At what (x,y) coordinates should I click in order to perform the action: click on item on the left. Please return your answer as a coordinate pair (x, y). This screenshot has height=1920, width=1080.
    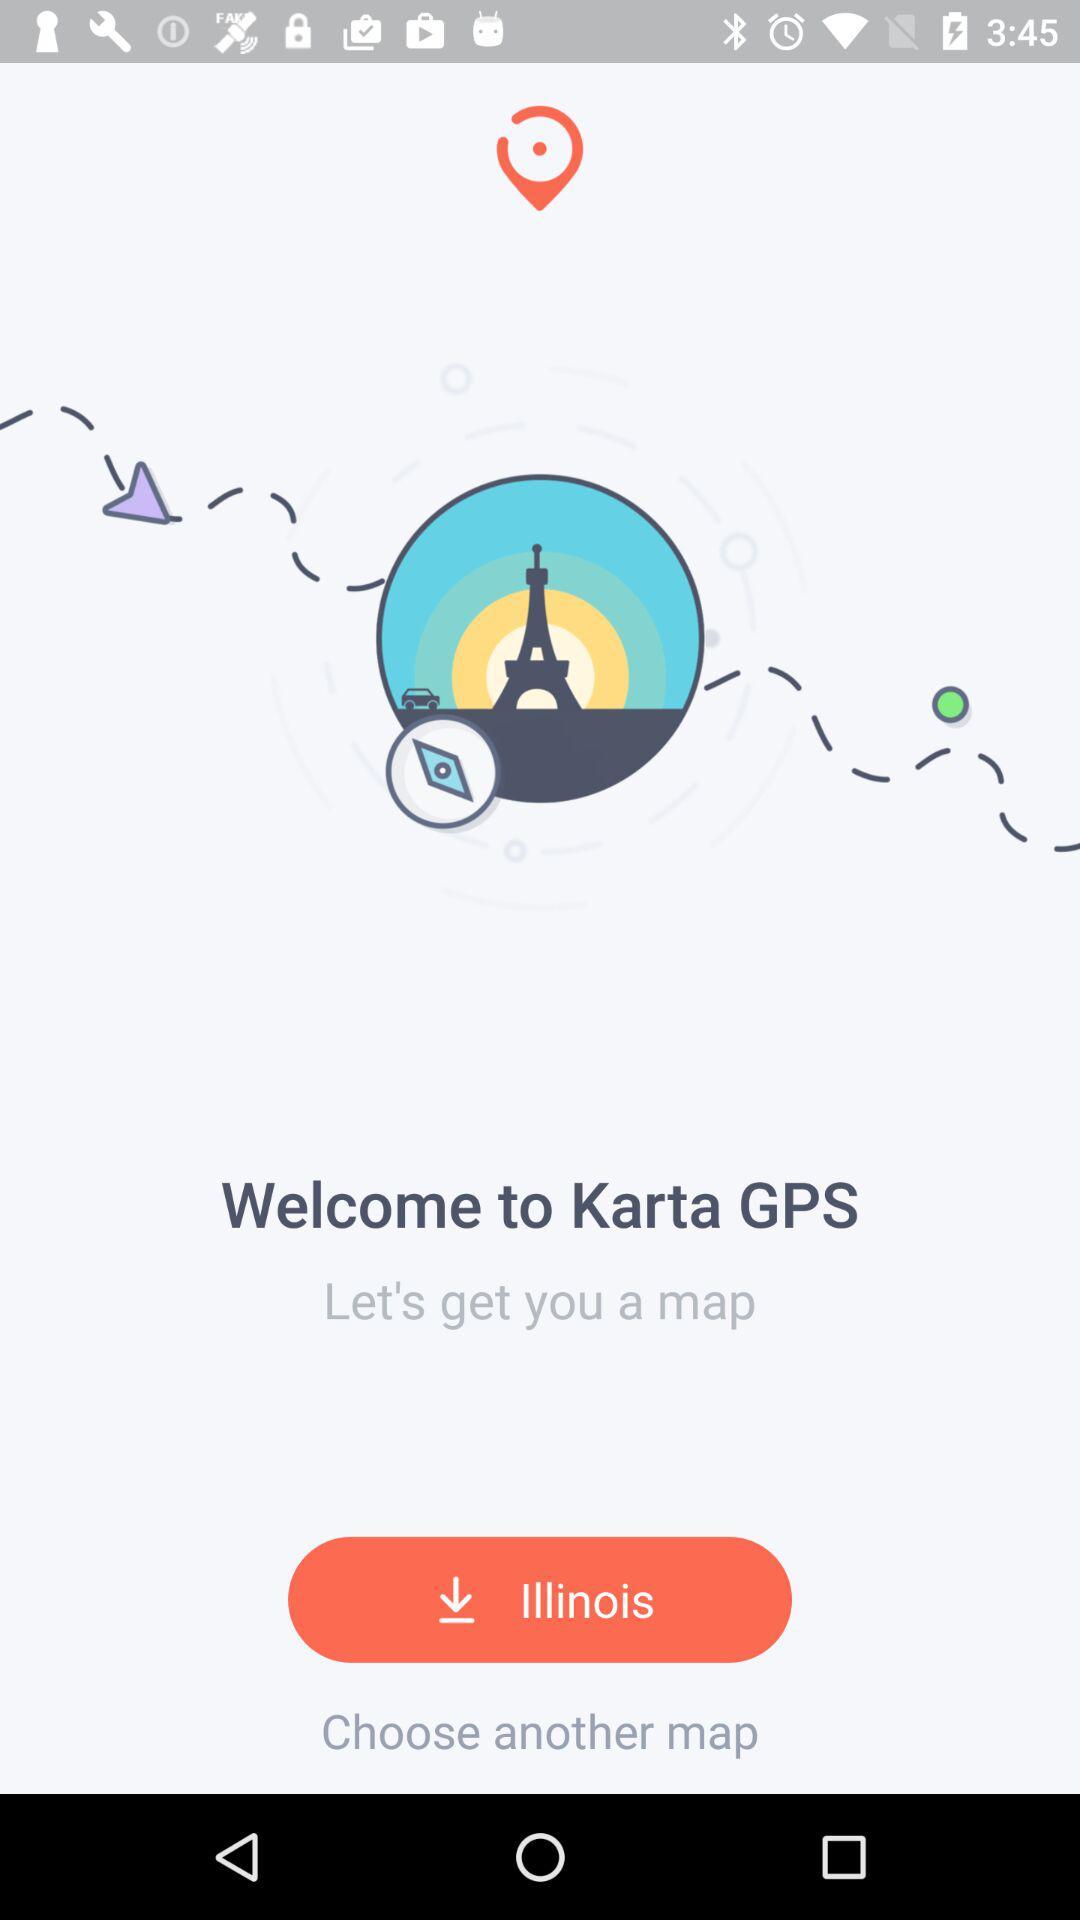
    Looking at the image, I should click on (7, 896).